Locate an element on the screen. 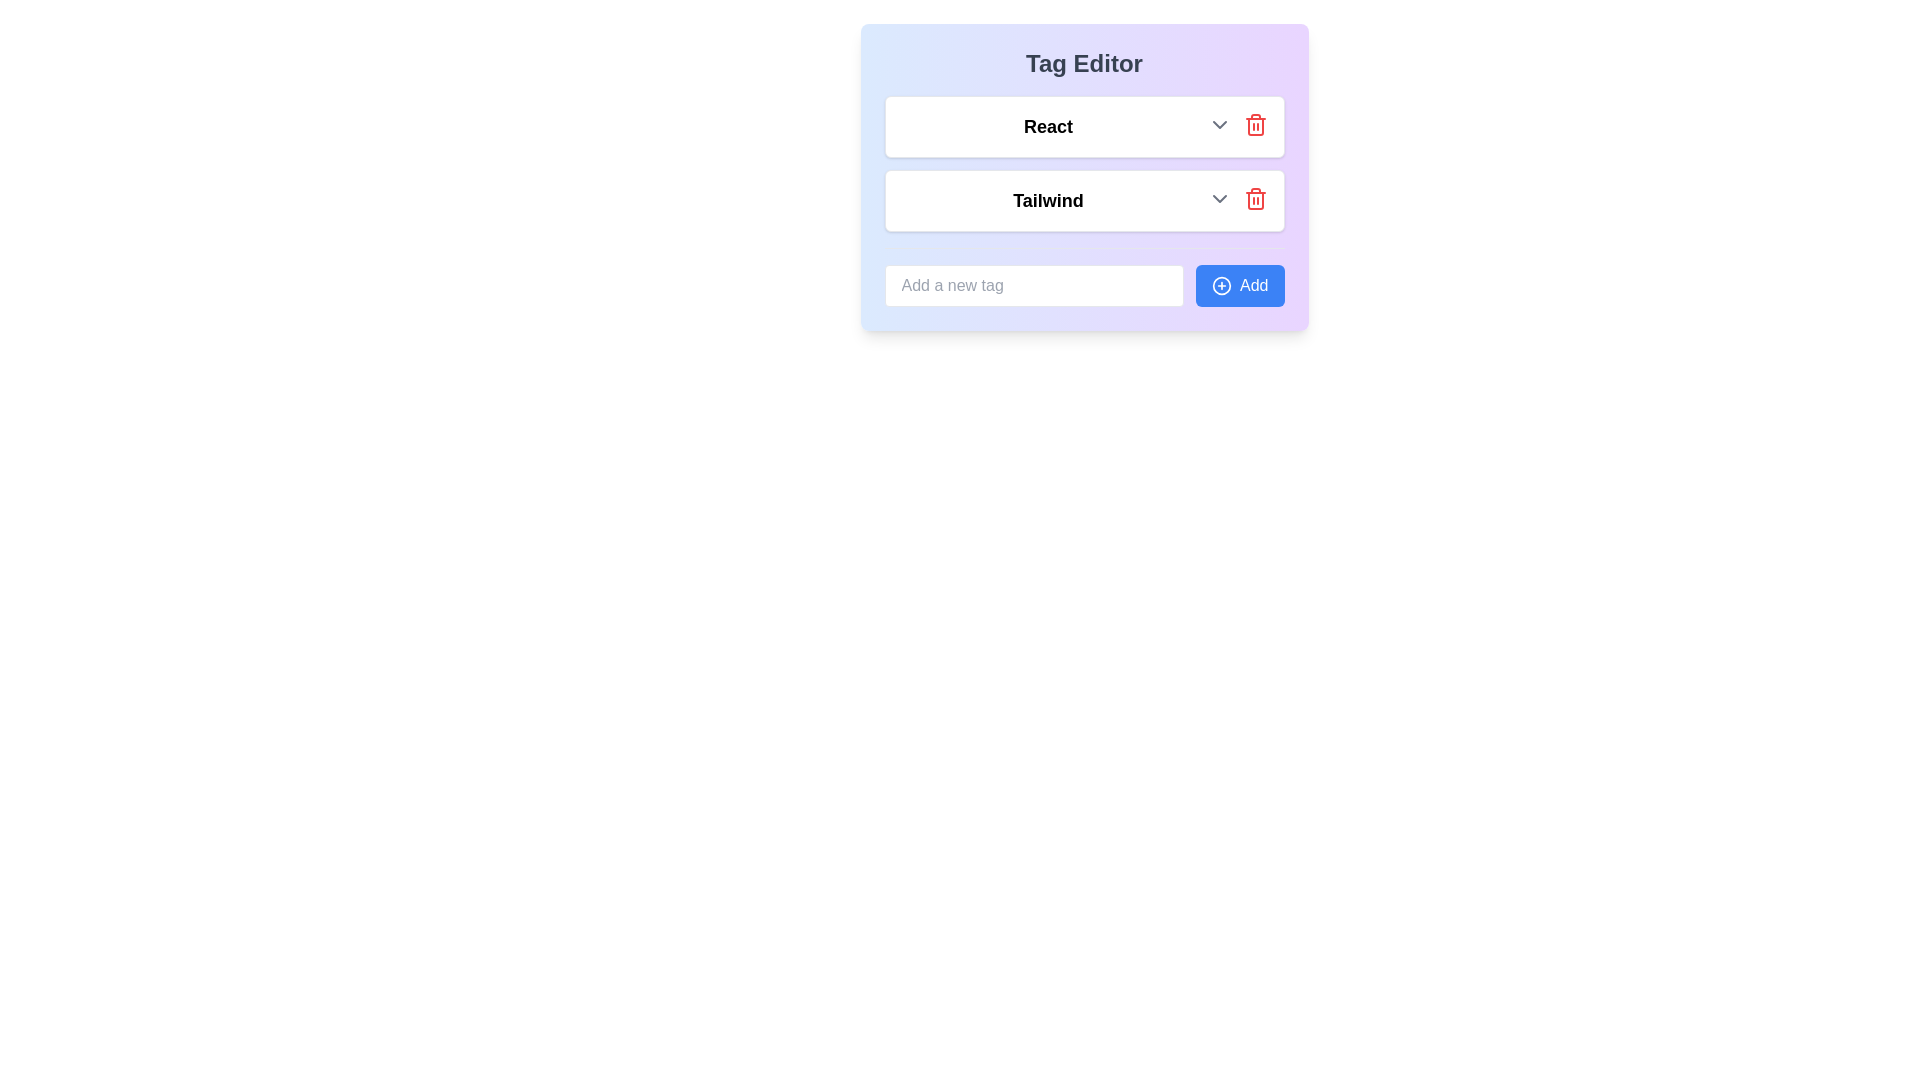  the rectangular 'Add' button with a blue background and a plus sign icon located at the bottom-right corner of the section to activate hover effects is located at coordinates (1239, 285).